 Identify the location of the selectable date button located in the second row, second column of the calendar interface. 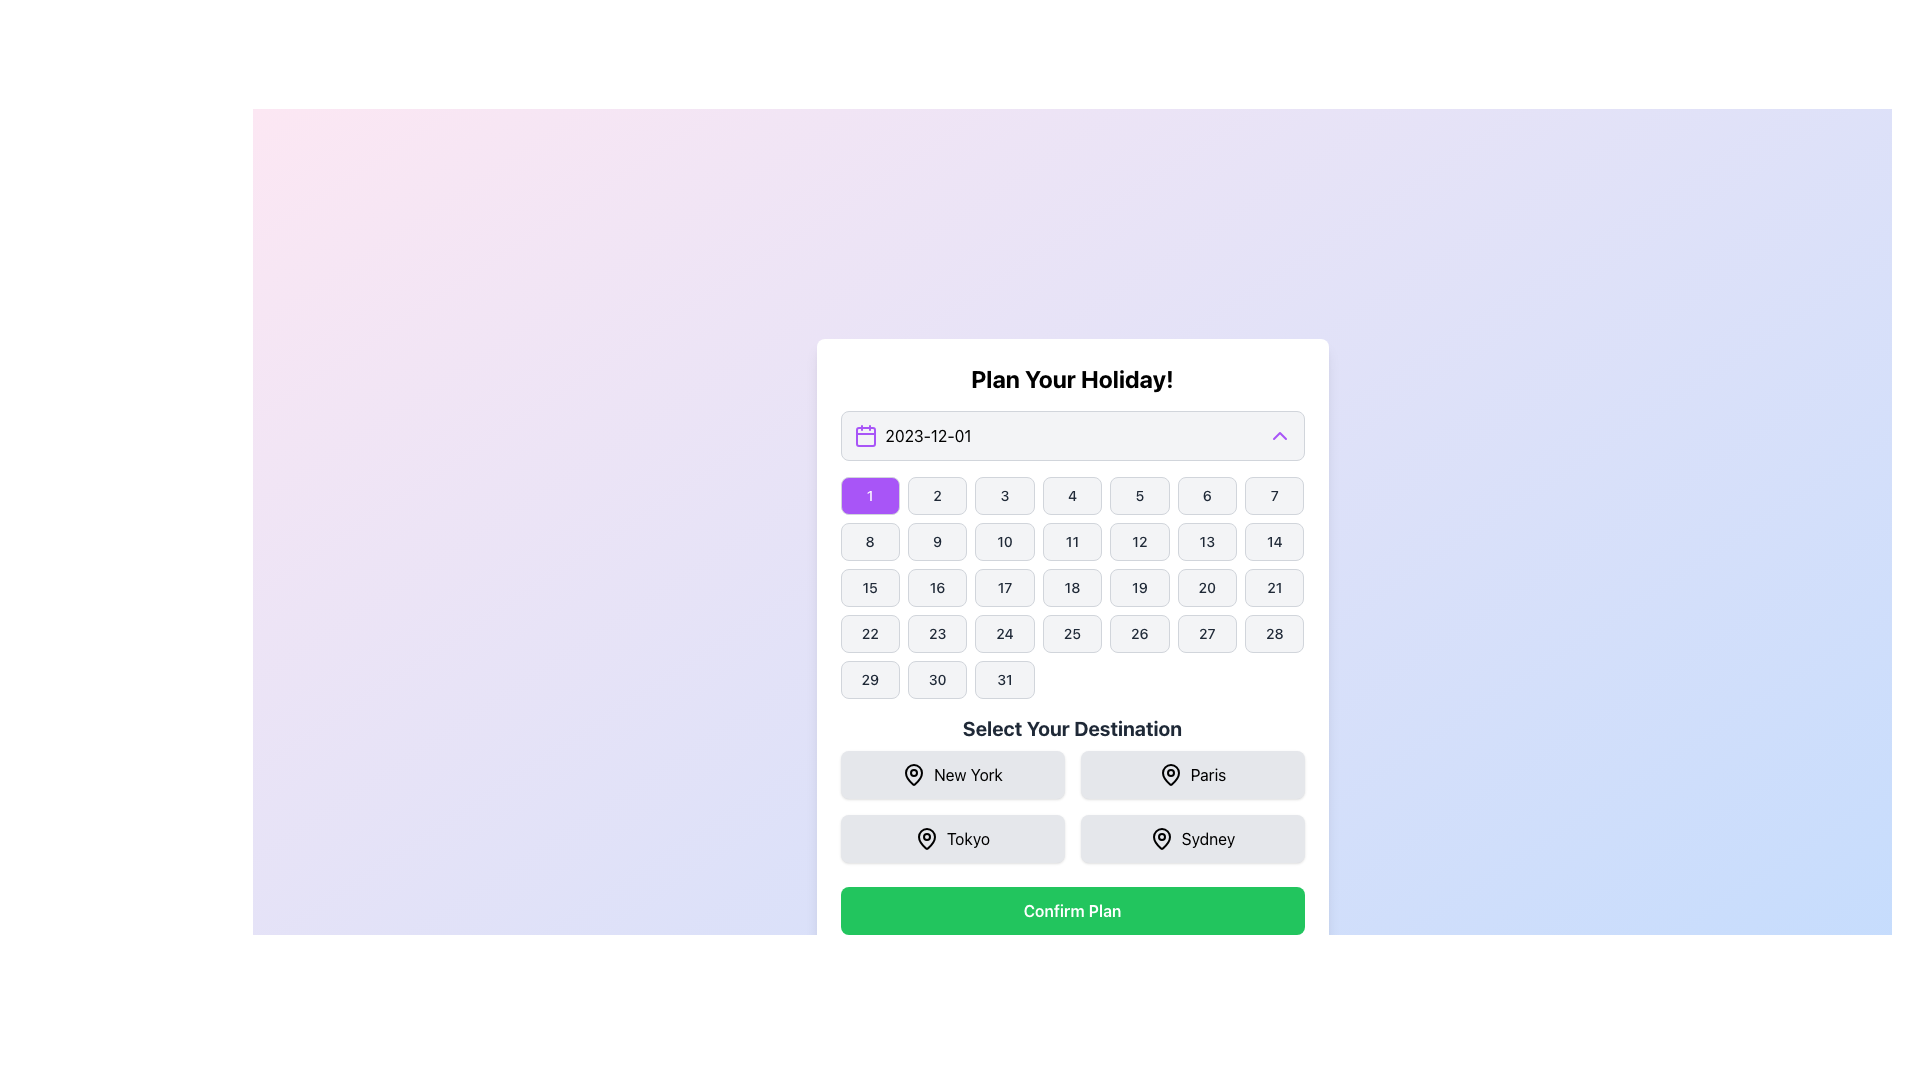
(936, 542).